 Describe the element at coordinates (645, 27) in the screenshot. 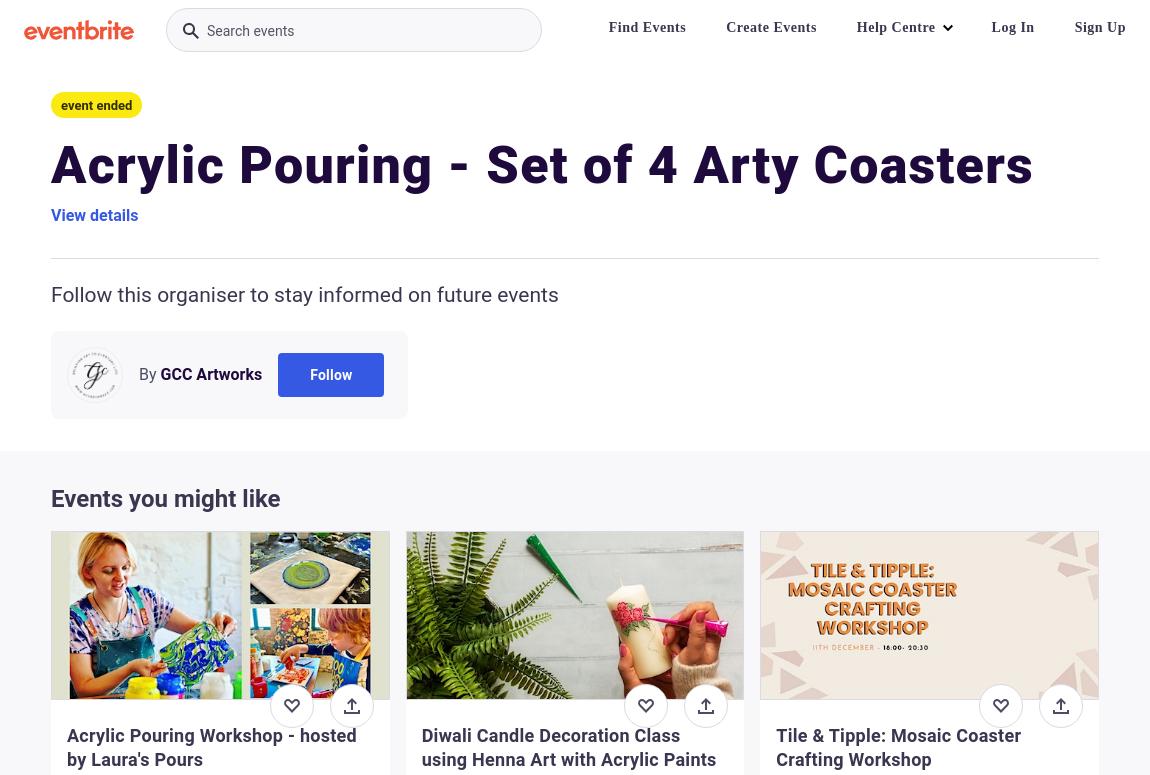

I see `'Find Events'` at that location.